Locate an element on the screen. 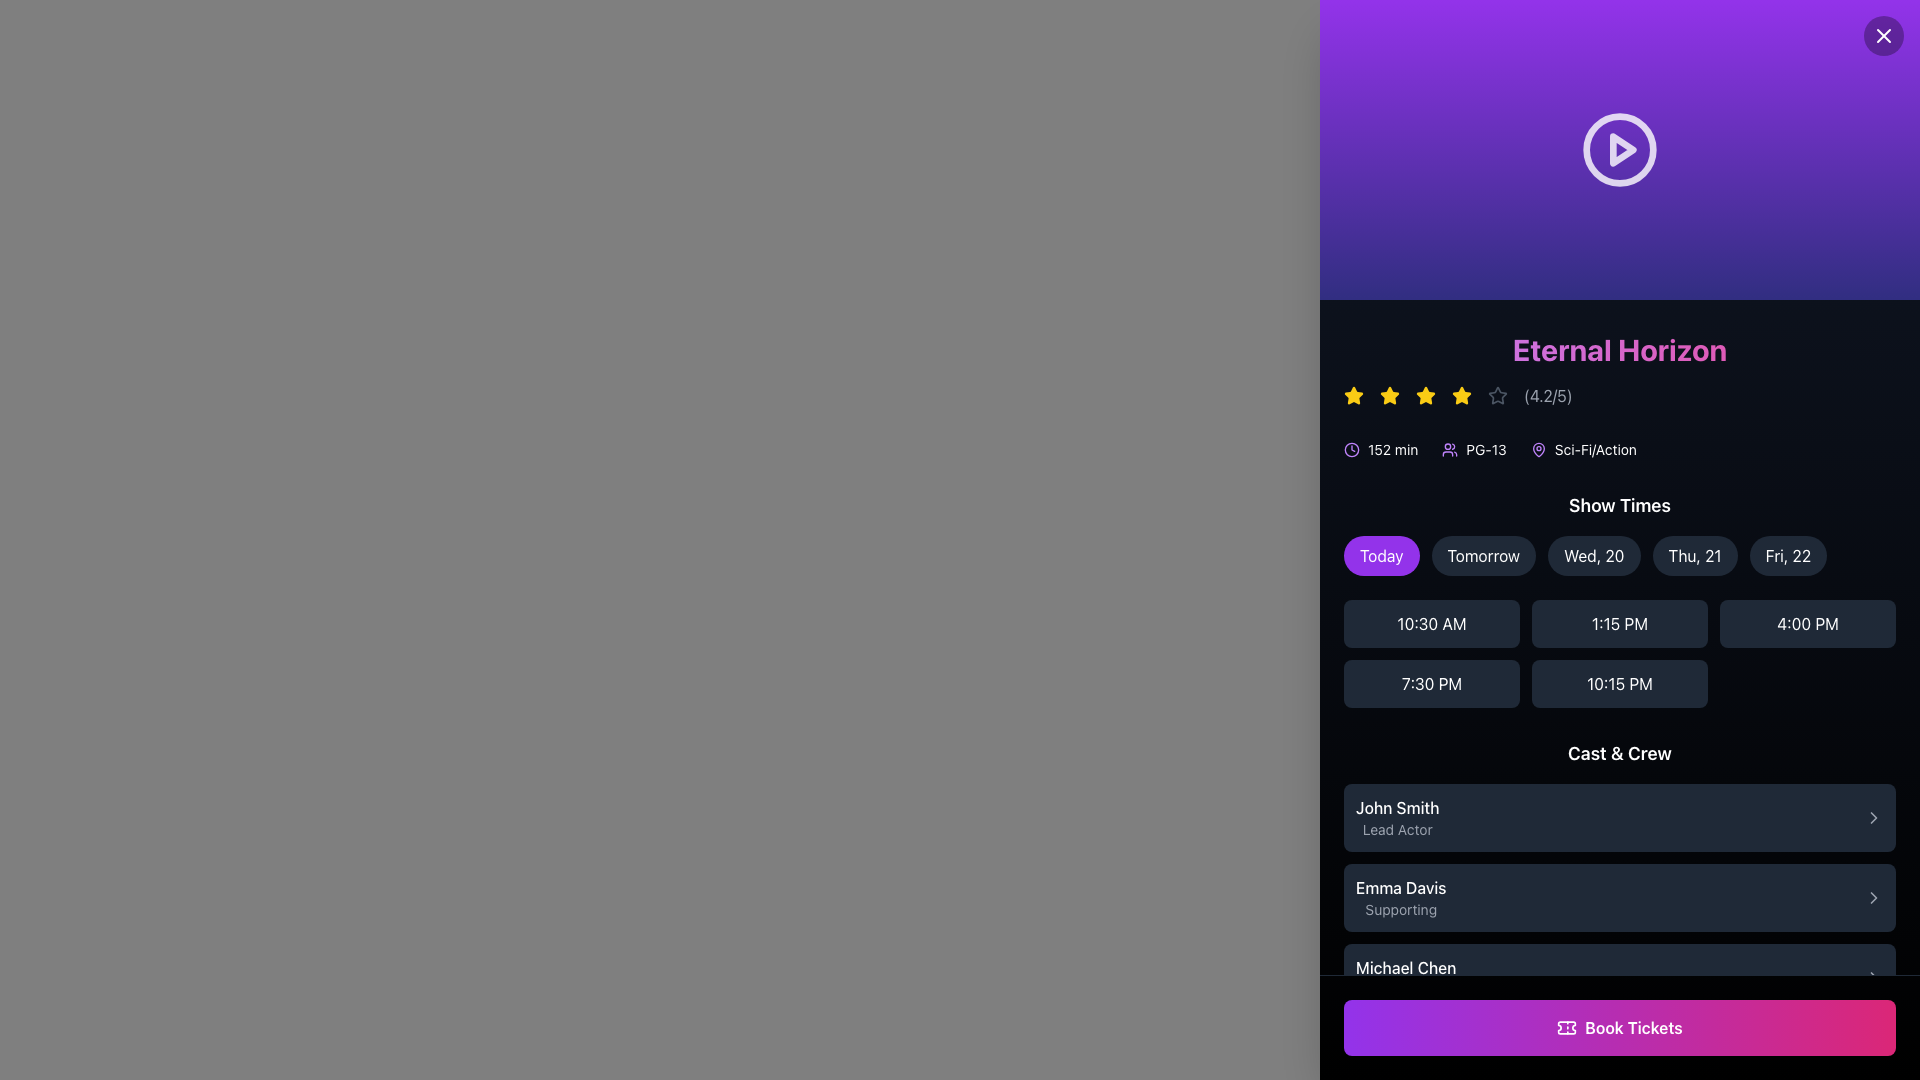  the '7:30 PM' button located in the second row, first column of the 'Show Times' grid is located at coordinates (1430, 682).